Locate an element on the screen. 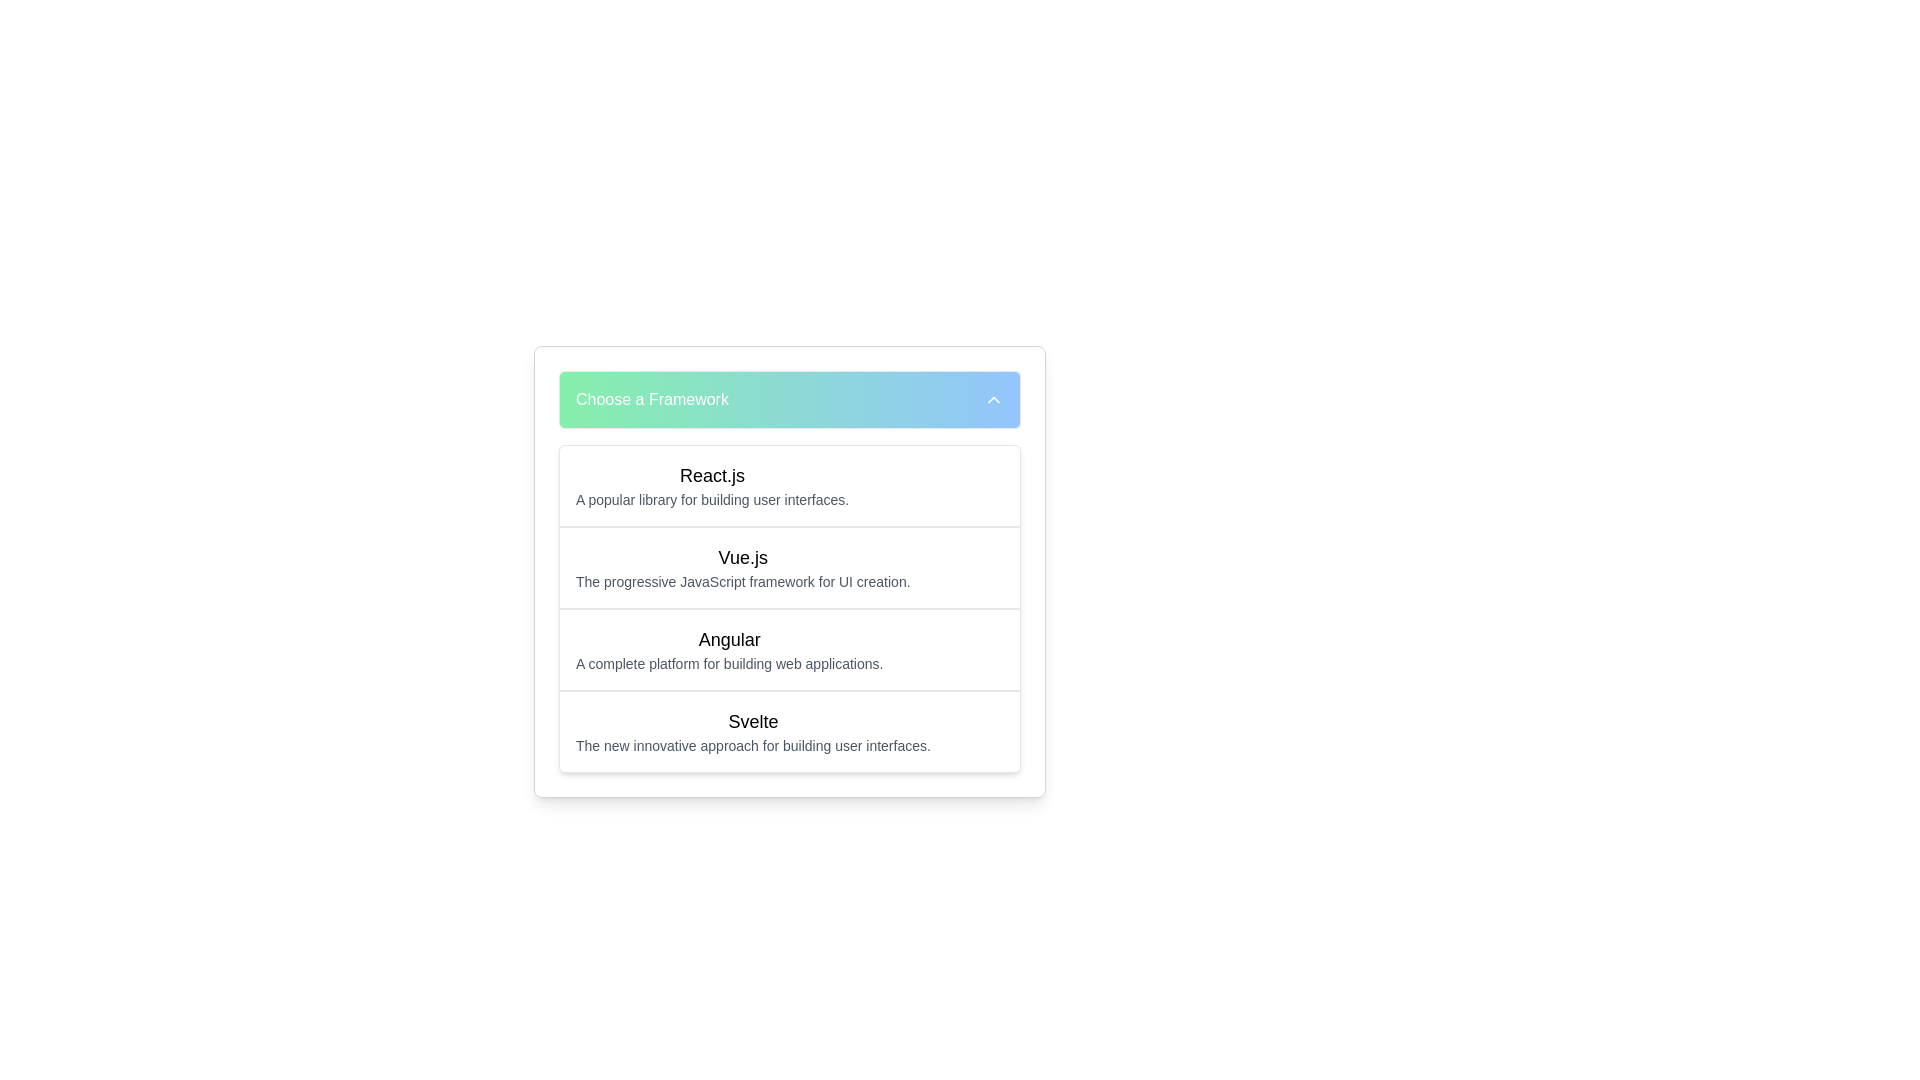 The height and width of the screenshot is (1080, 1920). information presented in the text block that summarizes the Svelte framework, which is the fourth item in the list of framework descriptions is located at coordinates (752, 732).